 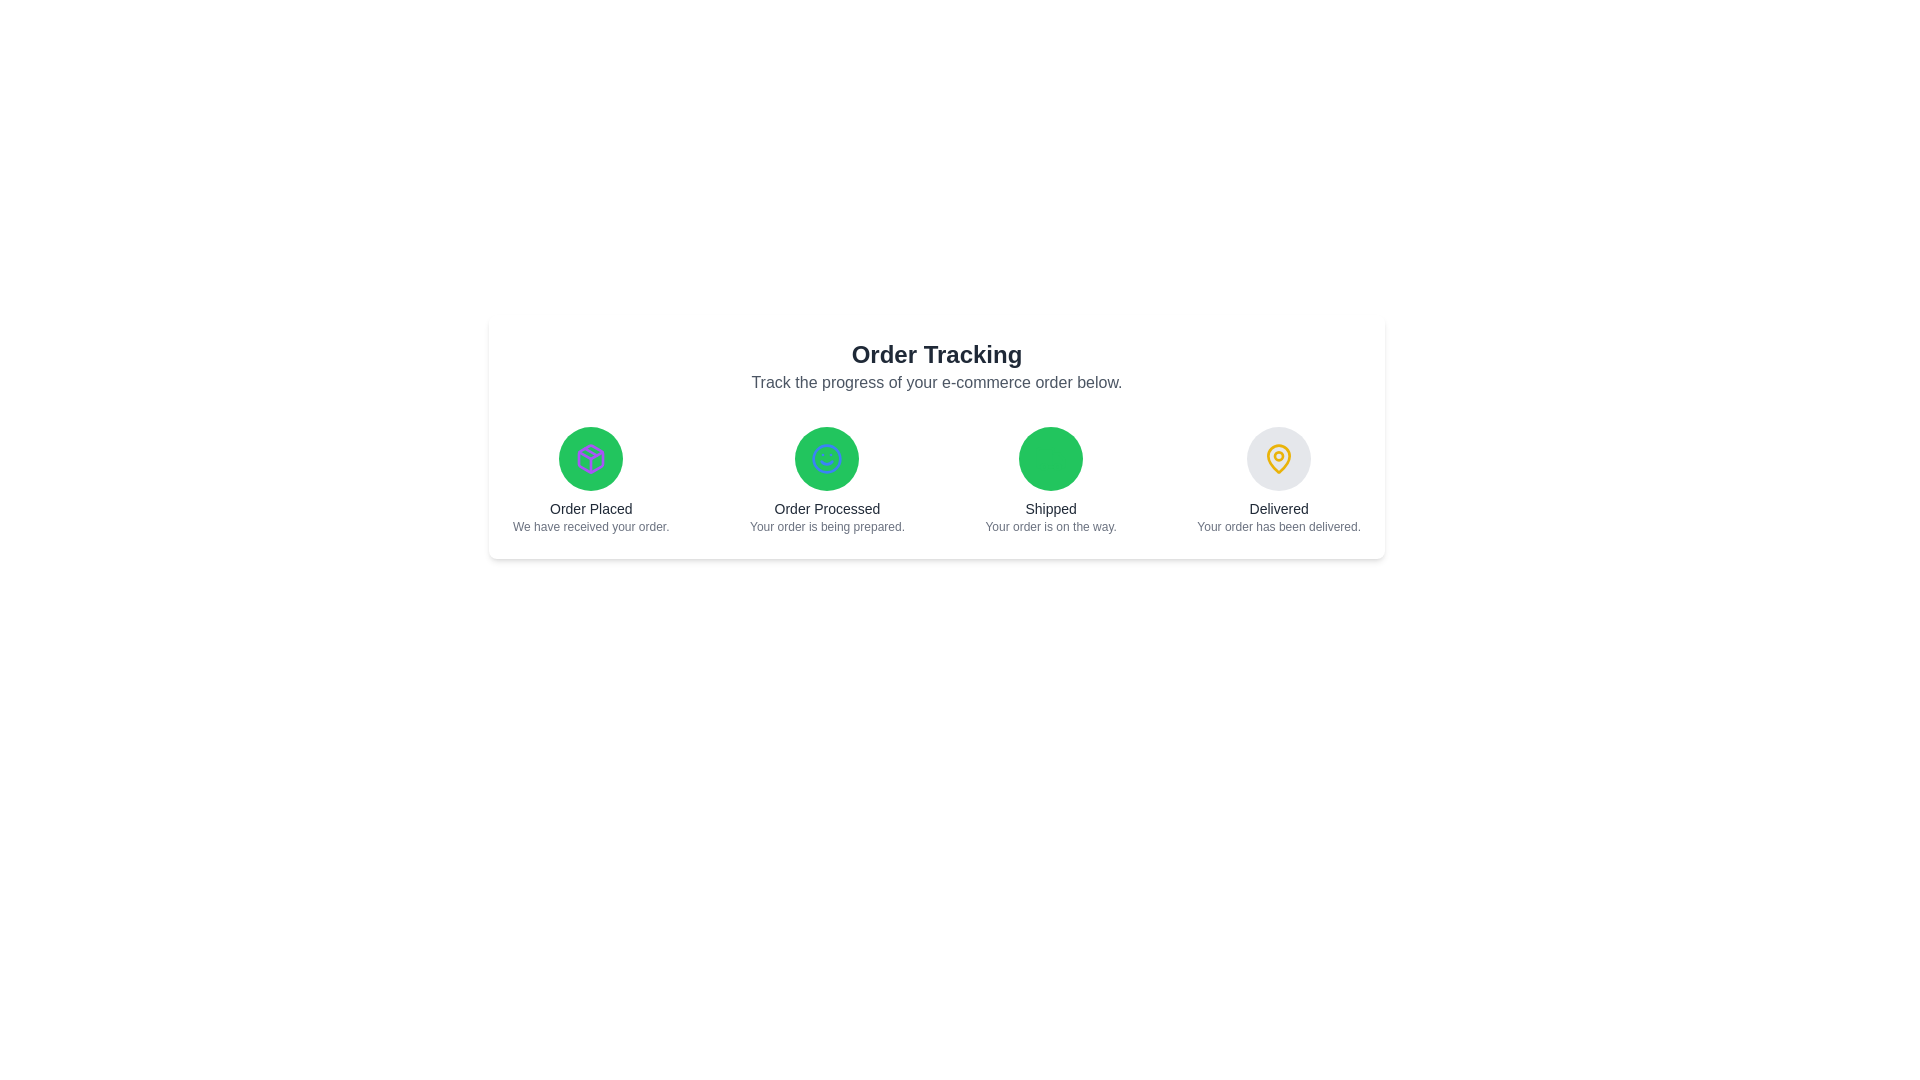 I want to click on the confirmation message text indicating that the order has been received, located beneath the 'Order Placed' heading, so click(x=590, y=526).